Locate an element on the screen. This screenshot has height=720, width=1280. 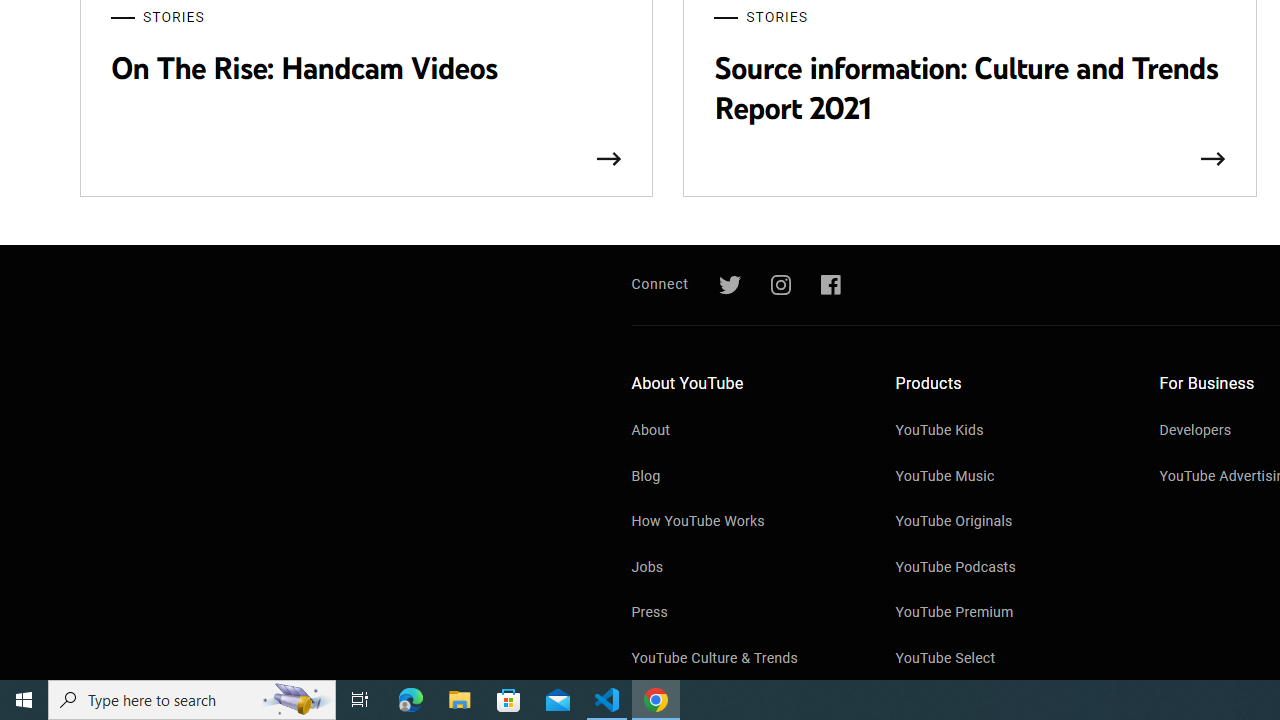
'YouTube Culture & Trends' is located at coordinates (742, 659).